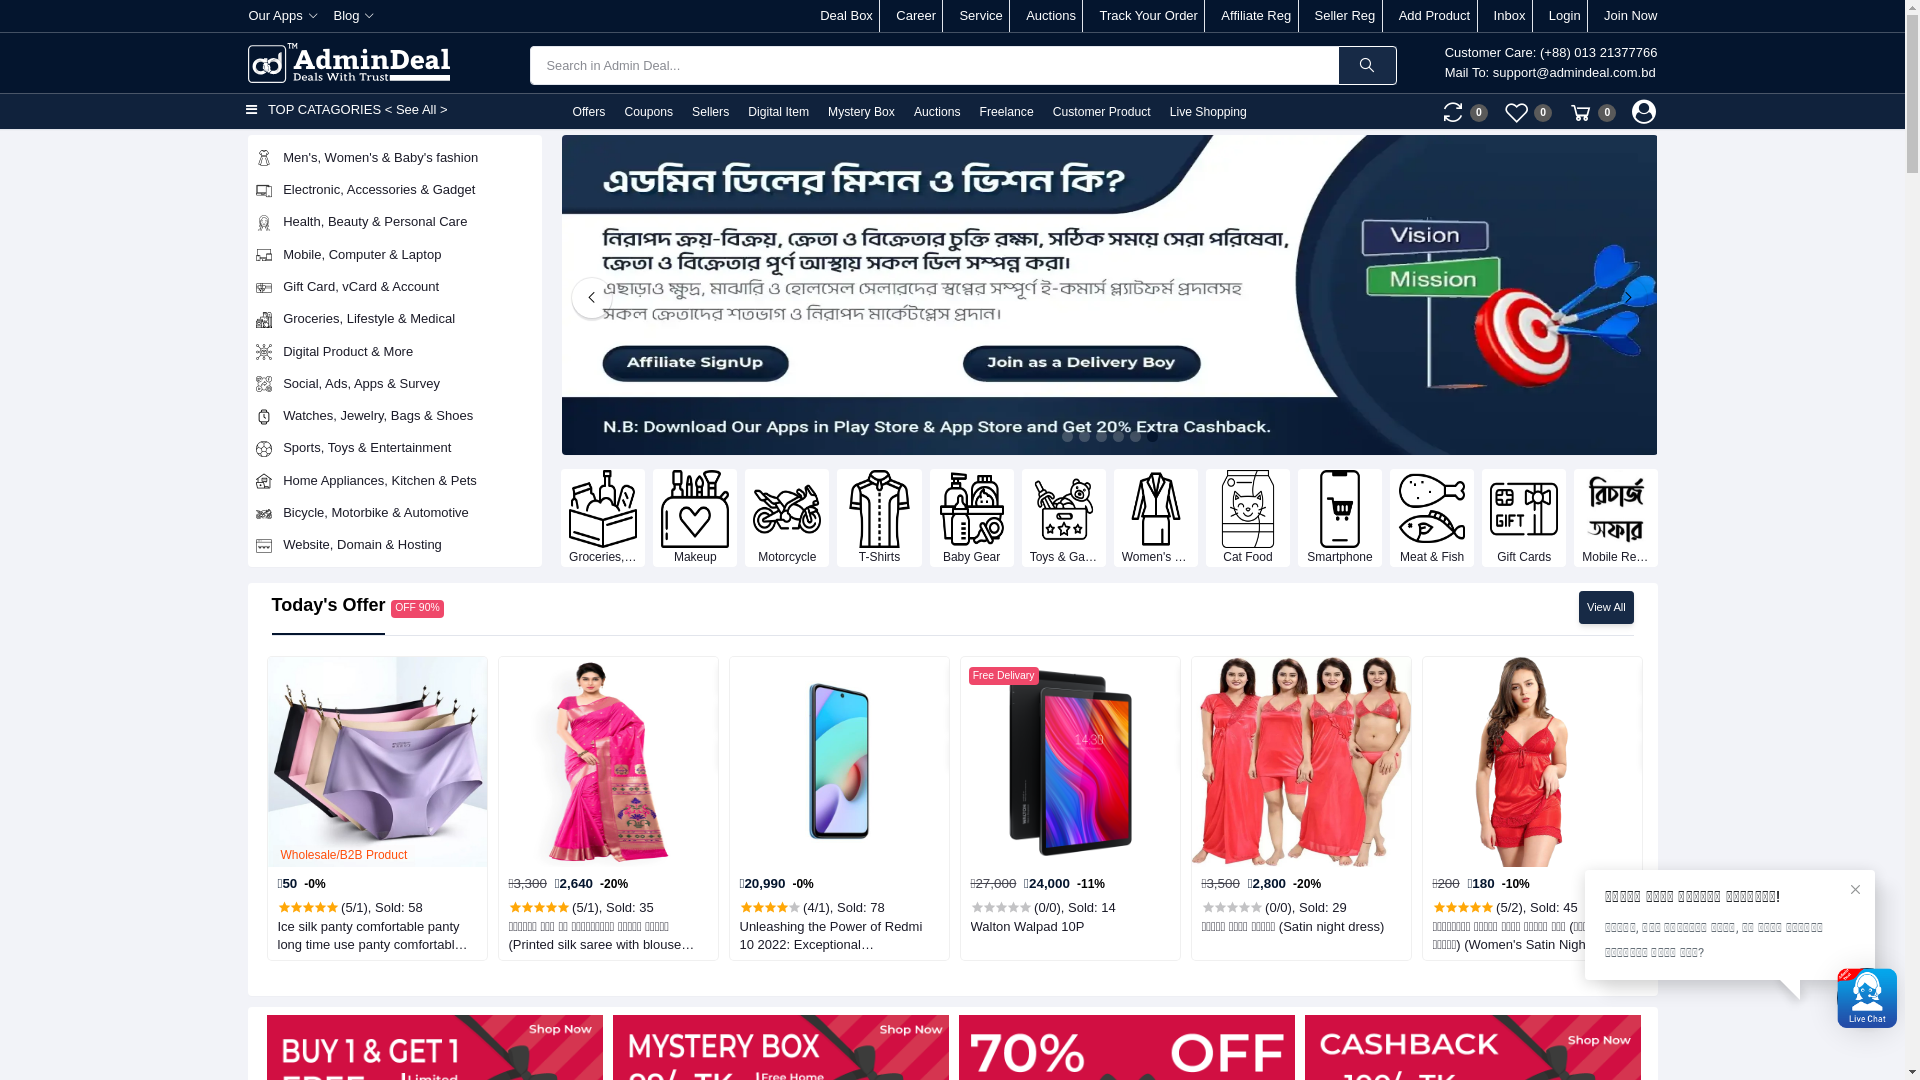  I want to click on 'View All', so click(1606, 606).